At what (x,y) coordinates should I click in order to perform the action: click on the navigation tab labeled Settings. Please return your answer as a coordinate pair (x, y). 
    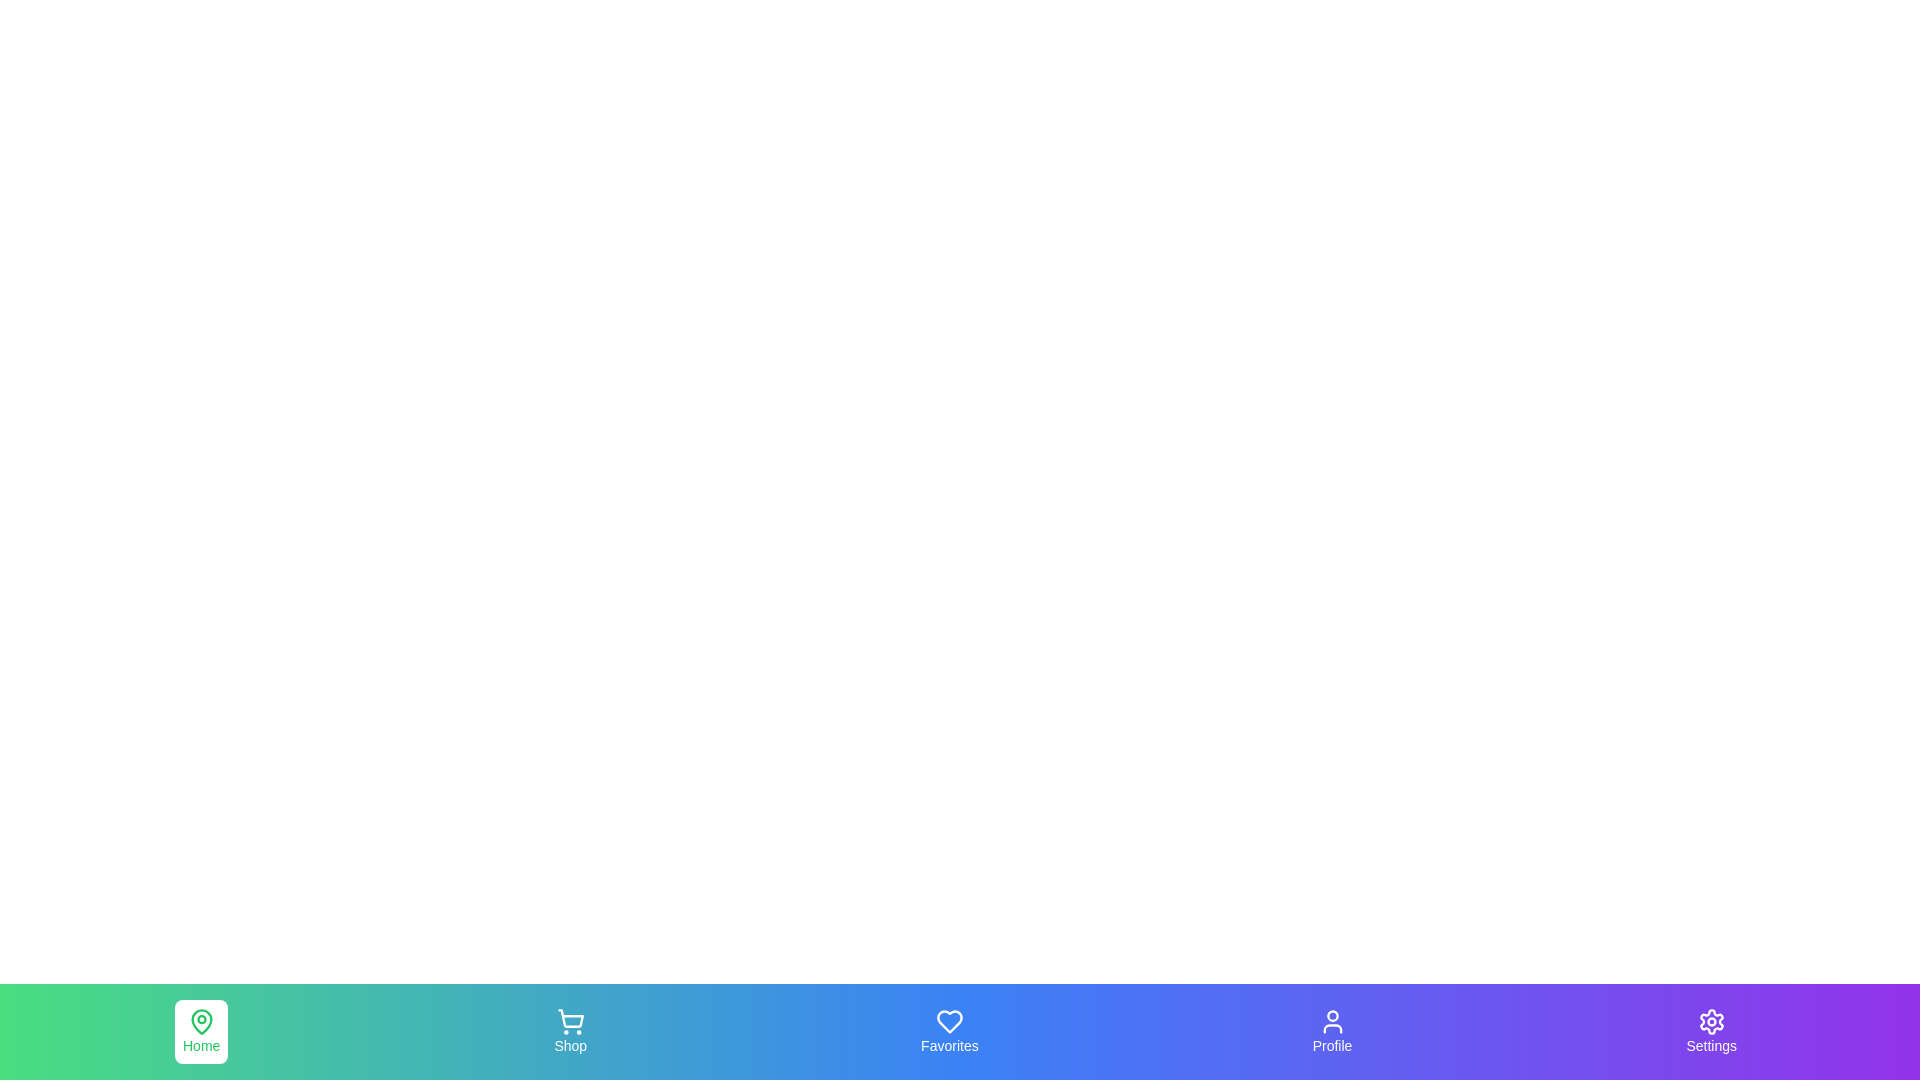
    Looking at the image, I should click on (1710, 1032).